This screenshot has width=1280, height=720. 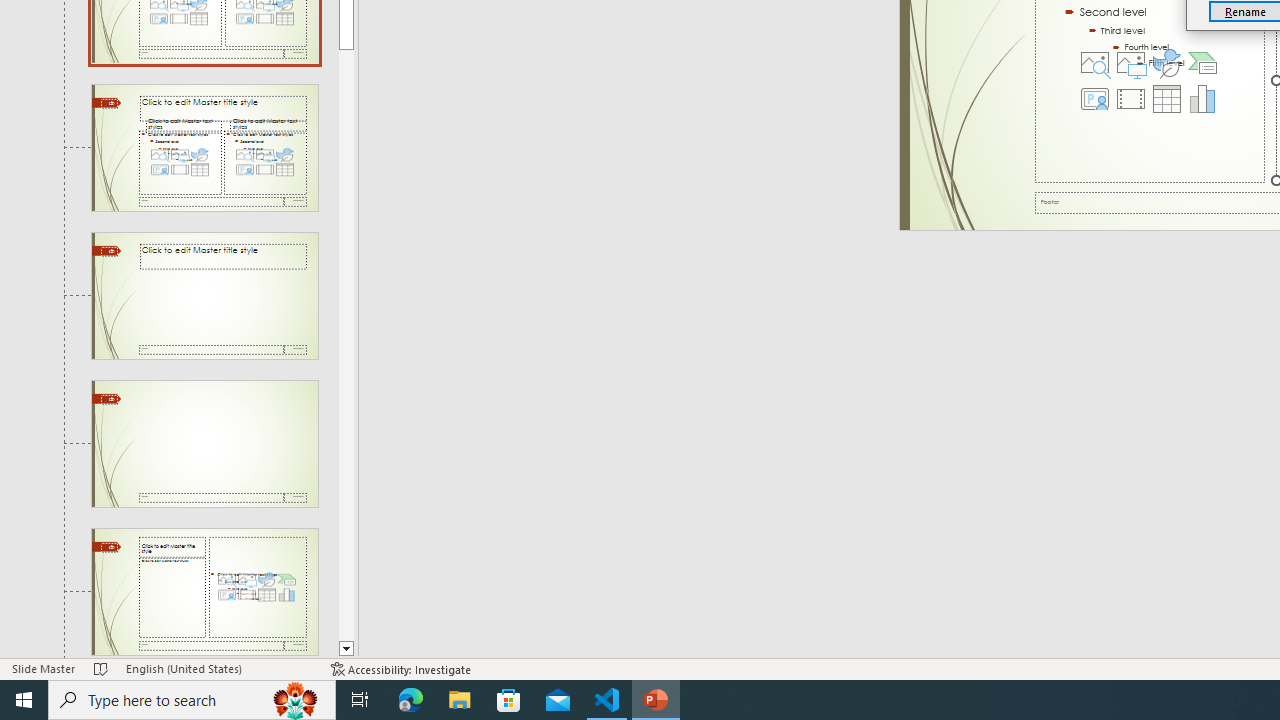 I want to click on 'Microsoft Edge', so click(x=410, y=698).